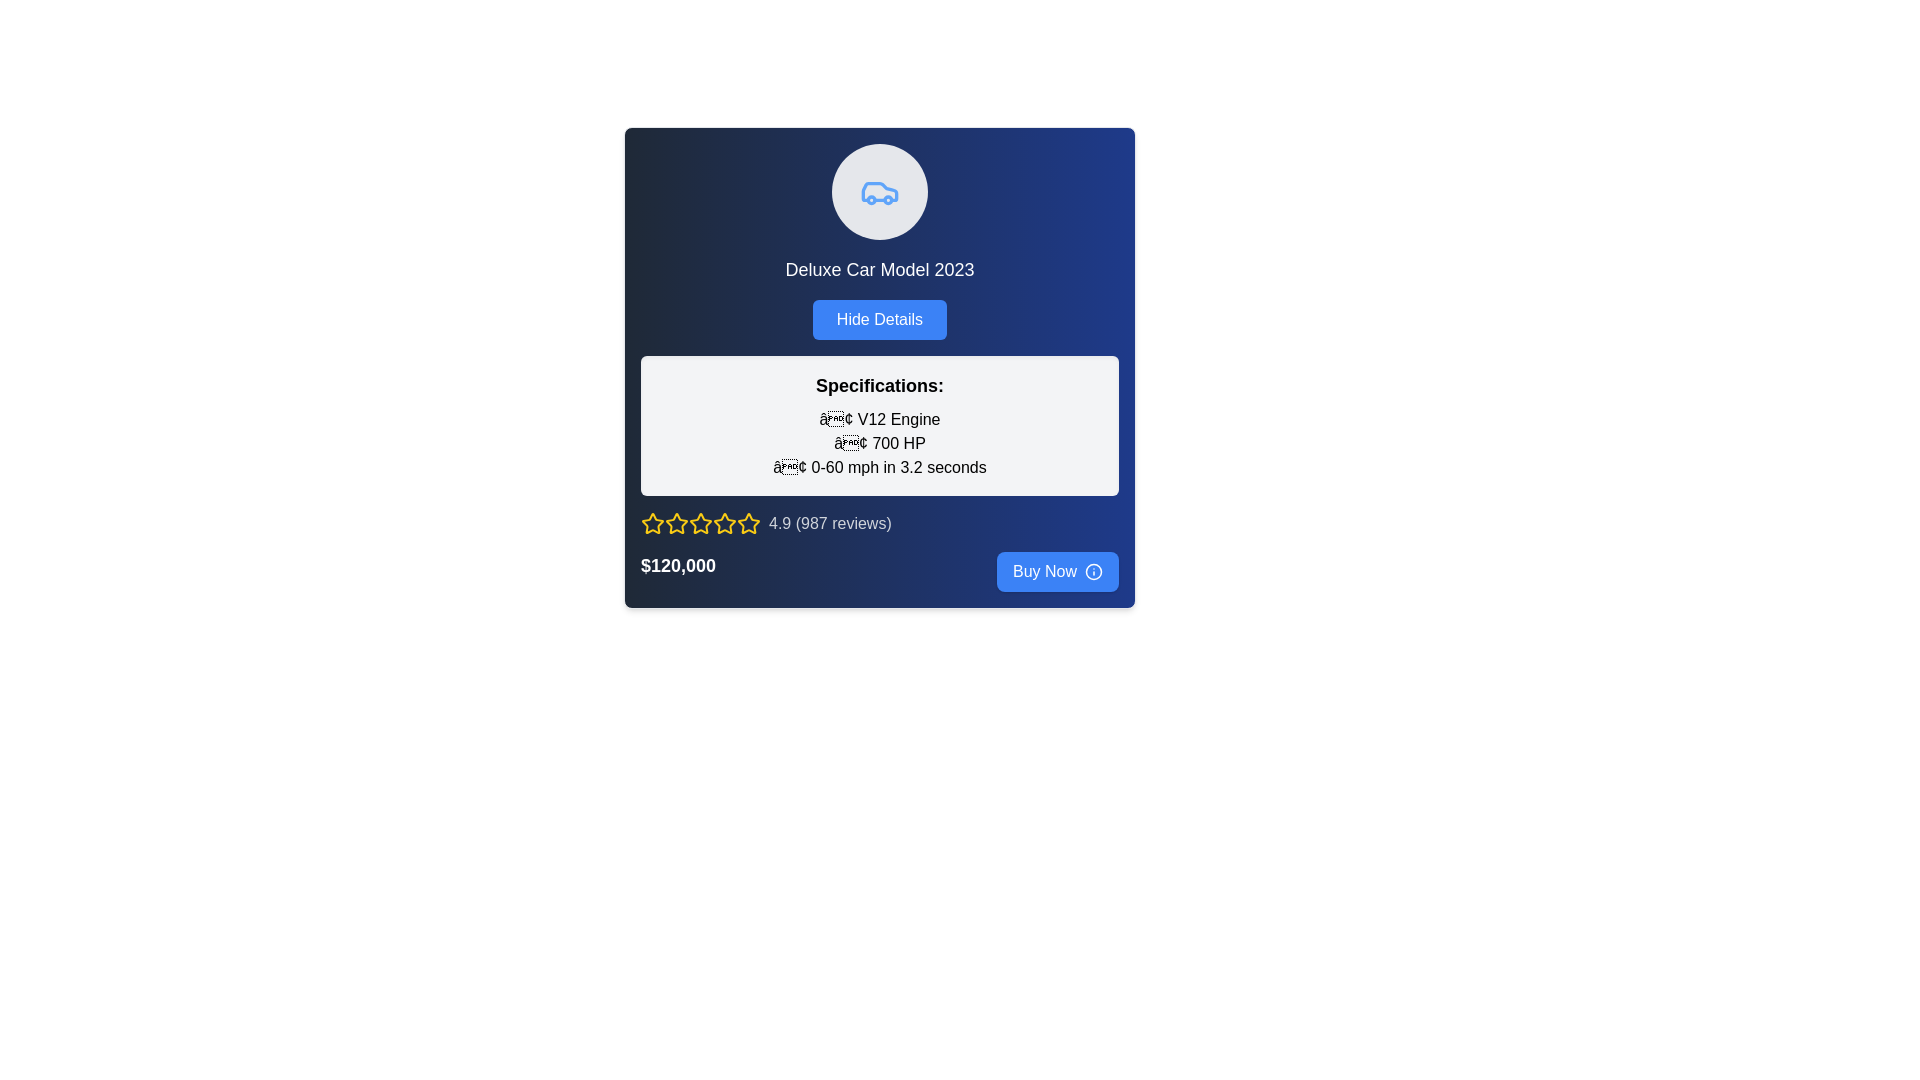  Describe the element at coordinates (879, 319) in the screenshot. I see `the button used to hide additional details for the 'Deluxe Car Model 2023'` at that location.